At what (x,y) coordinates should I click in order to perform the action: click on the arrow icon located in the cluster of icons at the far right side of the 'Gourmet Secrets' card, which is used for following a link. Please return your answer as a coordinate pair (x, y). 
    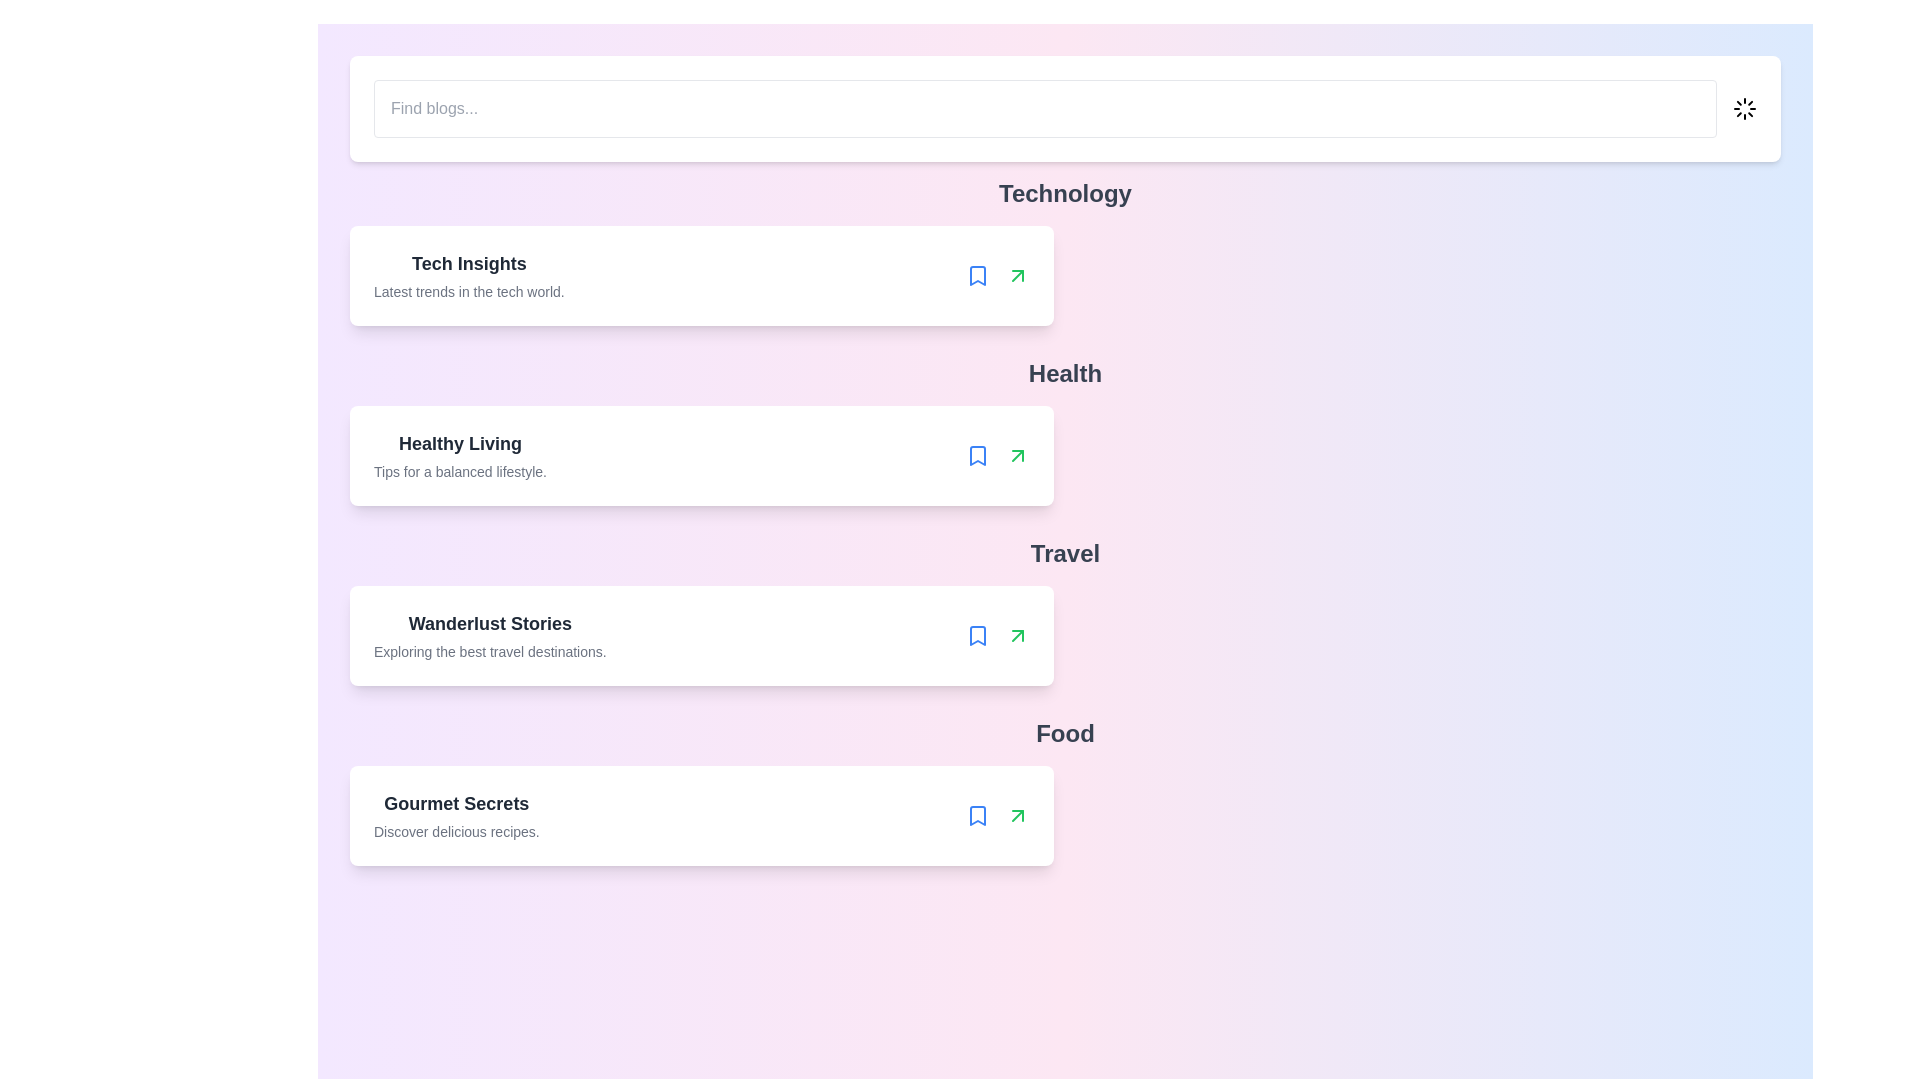
    Looking at the image, I should click on (997, 816).